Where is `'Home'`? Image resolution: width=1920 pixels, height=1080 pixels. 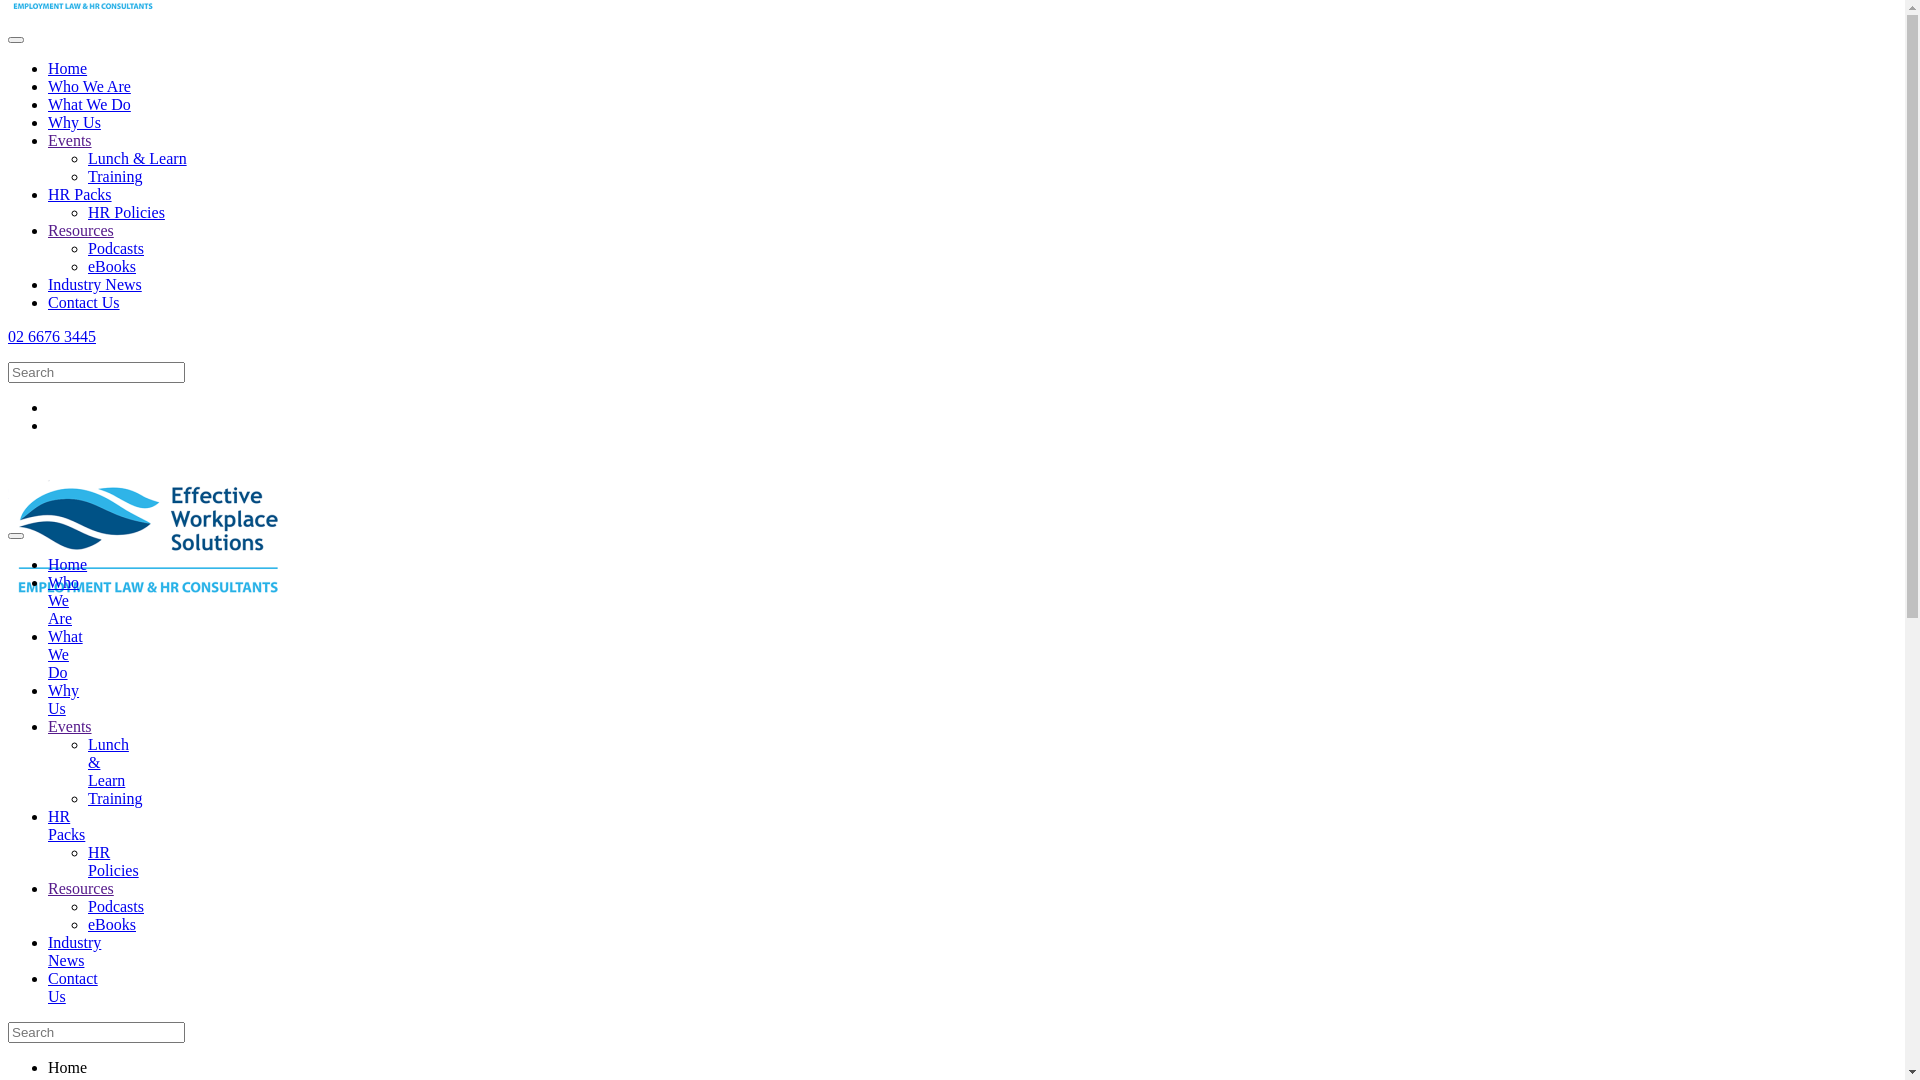
'Home' is located at coordinates (67, 564).